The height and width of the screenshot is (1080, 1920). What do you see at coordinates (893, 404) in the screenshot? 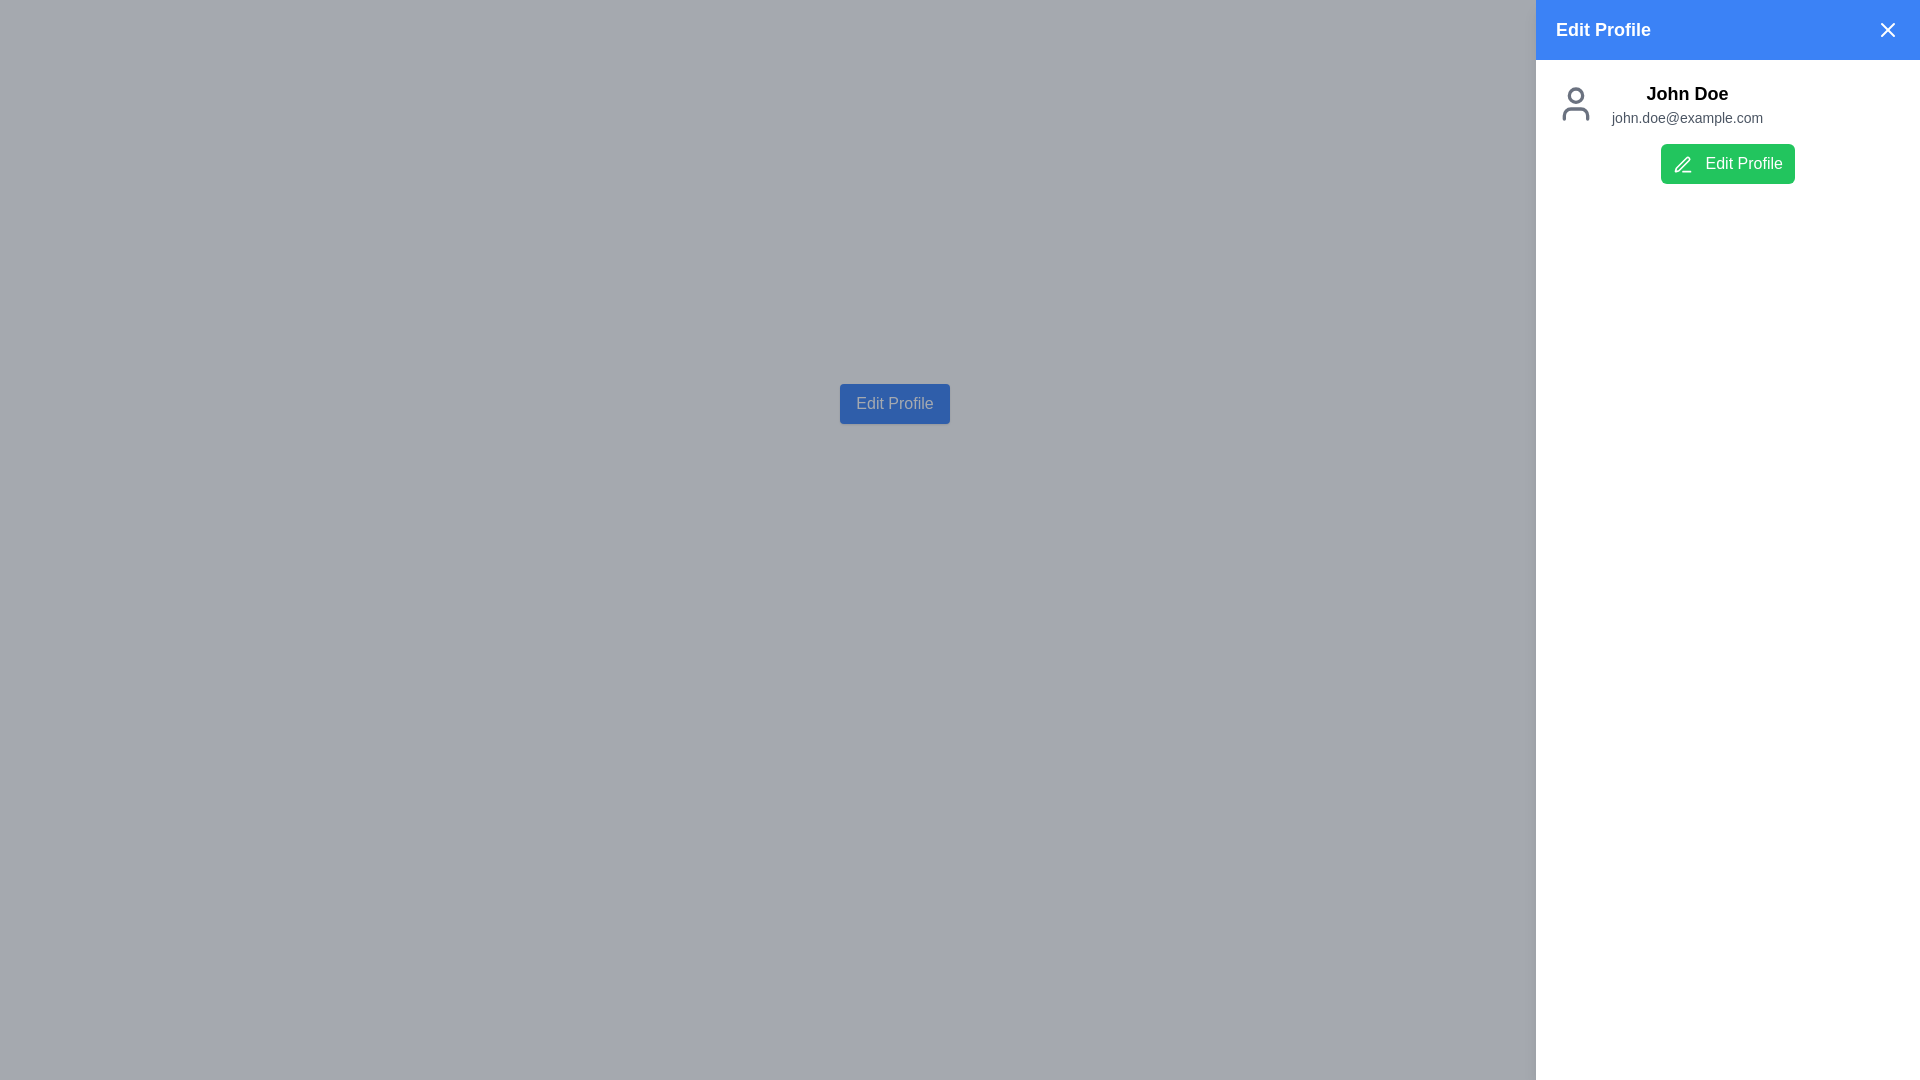
I see `the 'Edit Profile' button with a blue background and white text` at bounding box center [893, 404].